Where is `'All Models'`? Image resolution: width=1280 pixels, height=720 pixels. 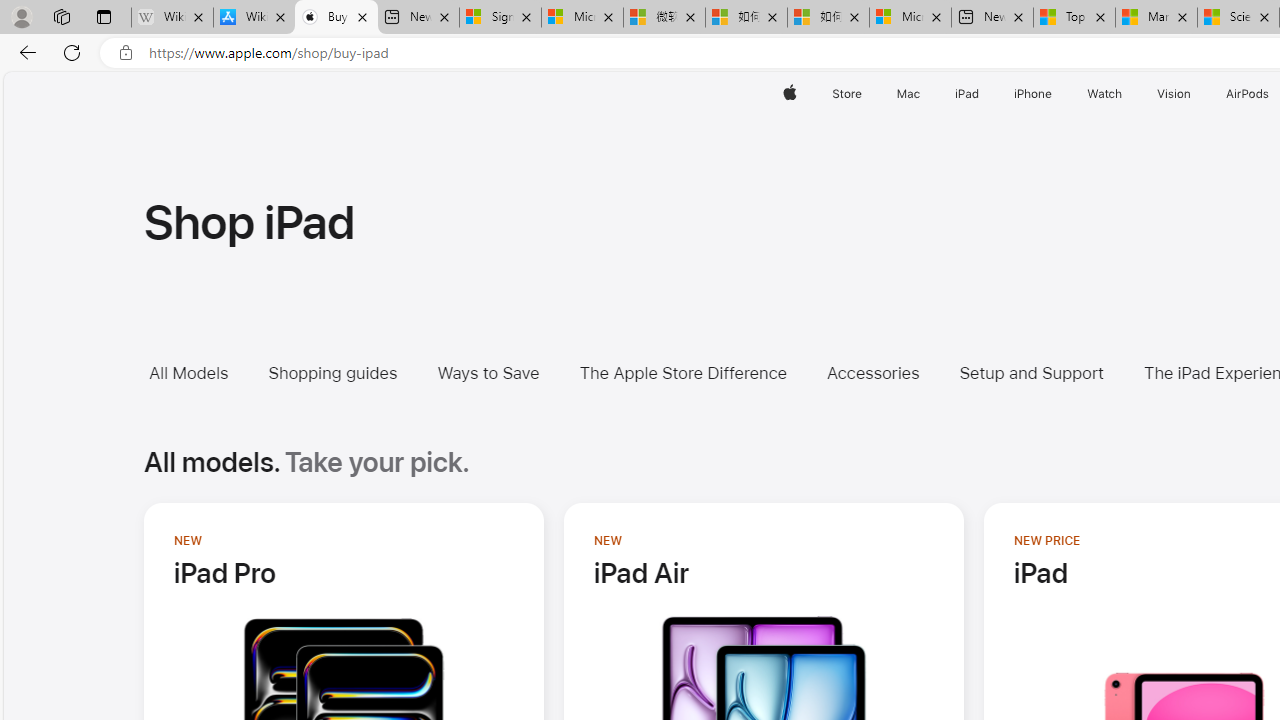
'All Models' is located at coordinates (203, 373).